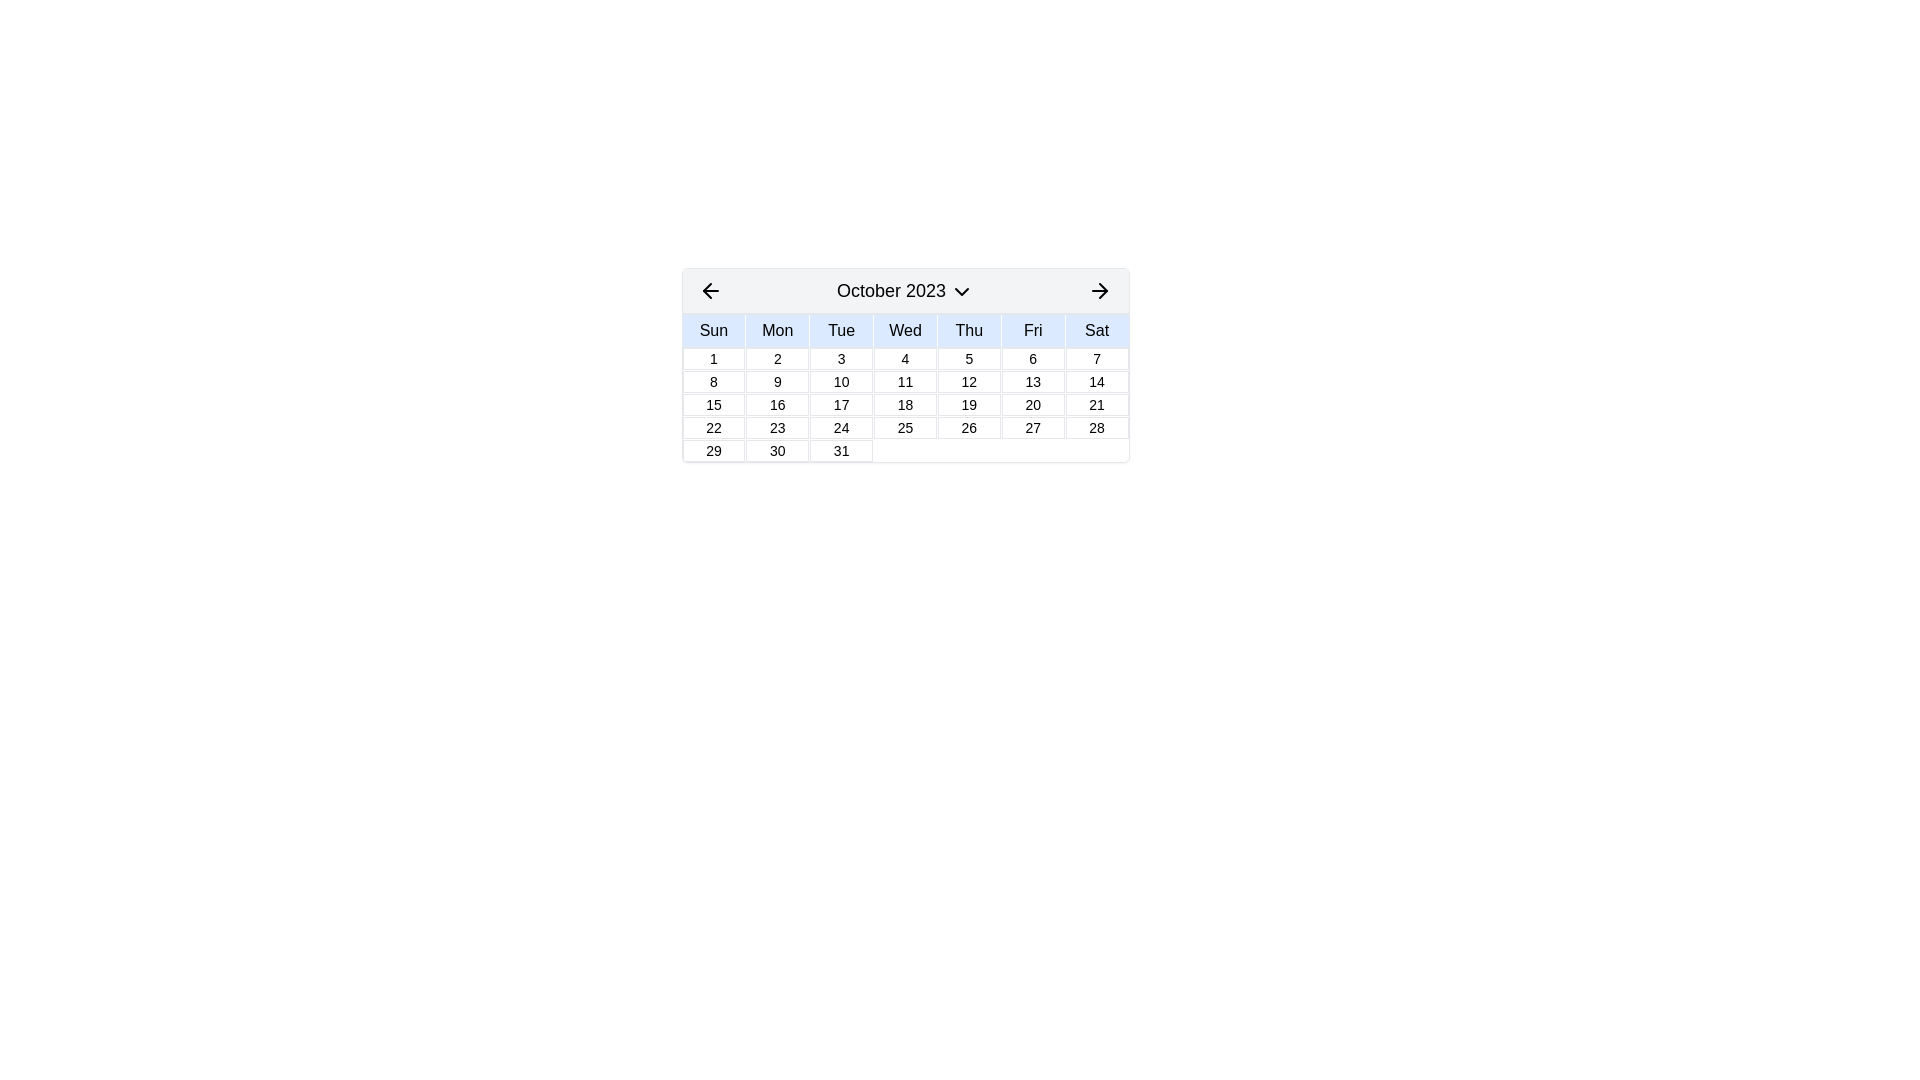  I want to click on the calendar cell displaying the number '15', so click(713, 405).